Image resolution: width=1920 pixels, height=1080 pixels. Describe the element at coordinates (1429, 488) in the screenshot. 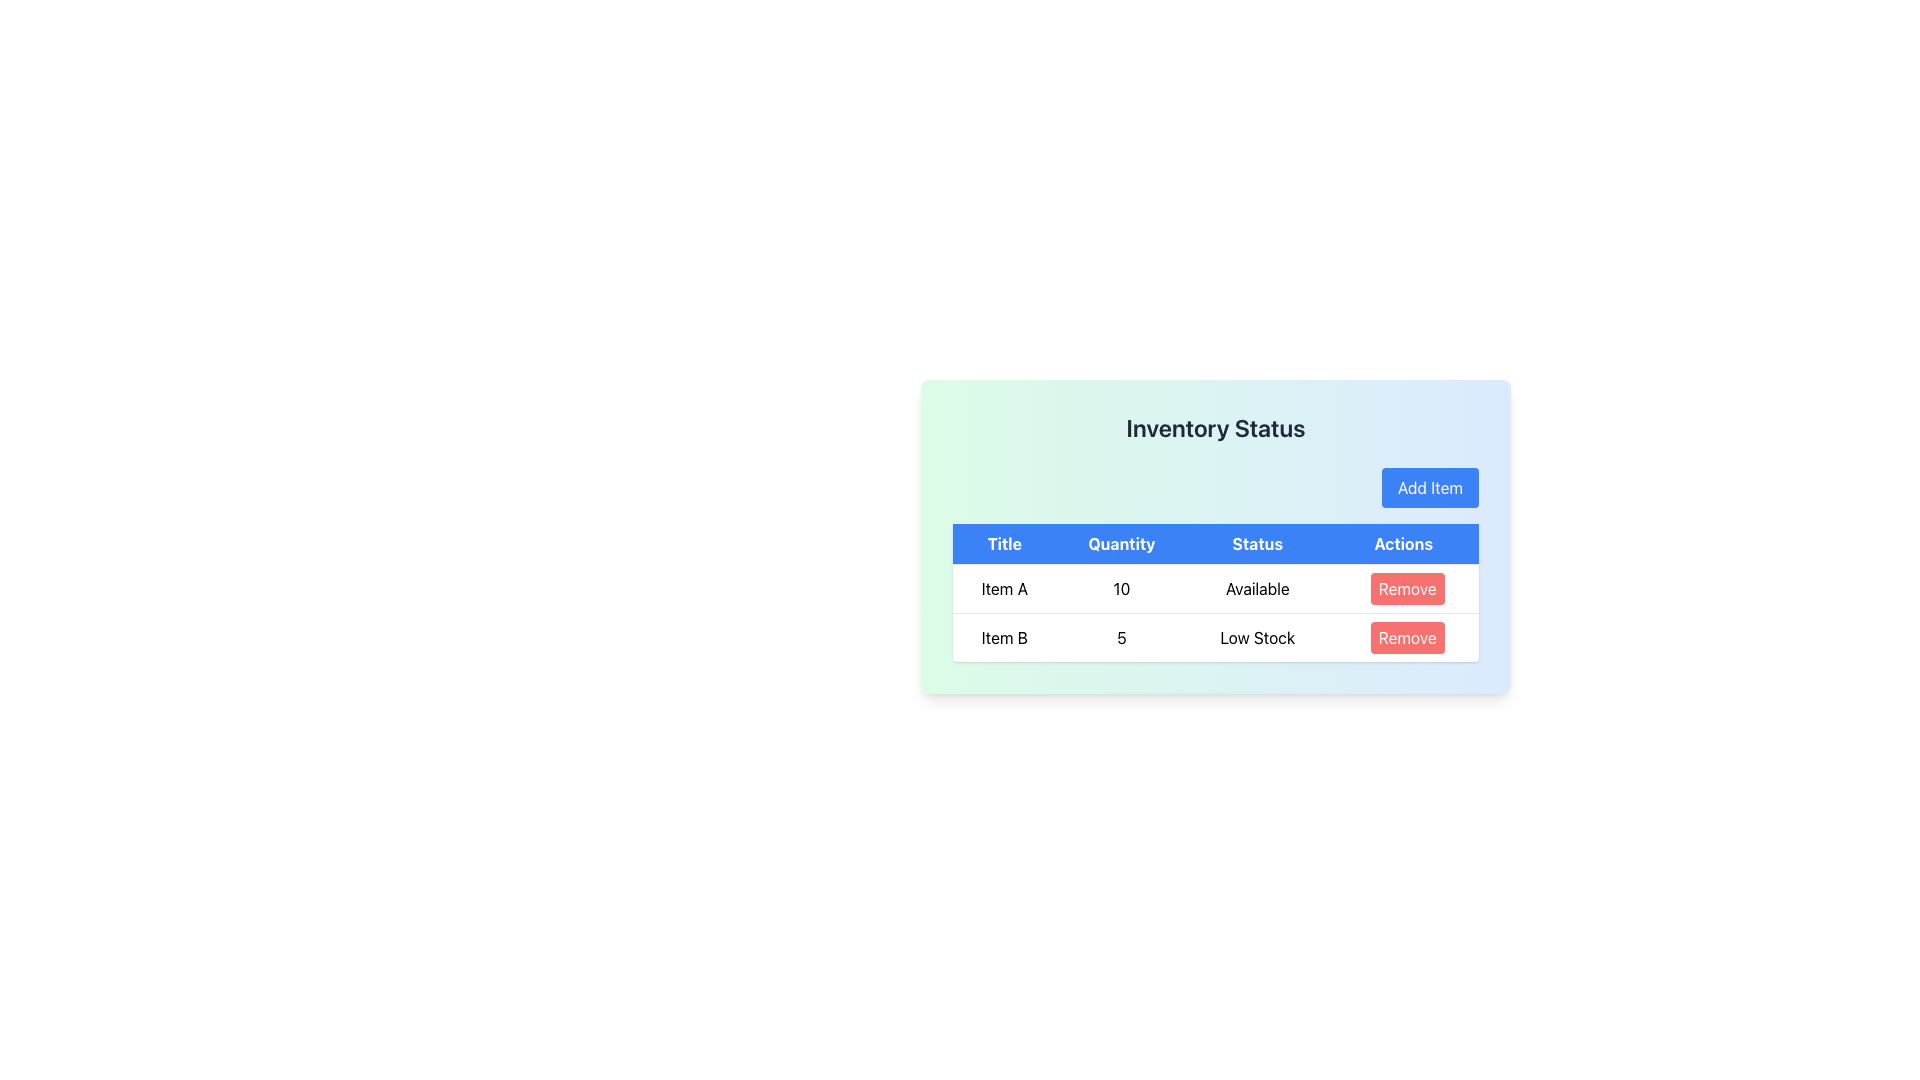

I see `the button located in the top-right corner of the 'Inventory Status' table` at that location.